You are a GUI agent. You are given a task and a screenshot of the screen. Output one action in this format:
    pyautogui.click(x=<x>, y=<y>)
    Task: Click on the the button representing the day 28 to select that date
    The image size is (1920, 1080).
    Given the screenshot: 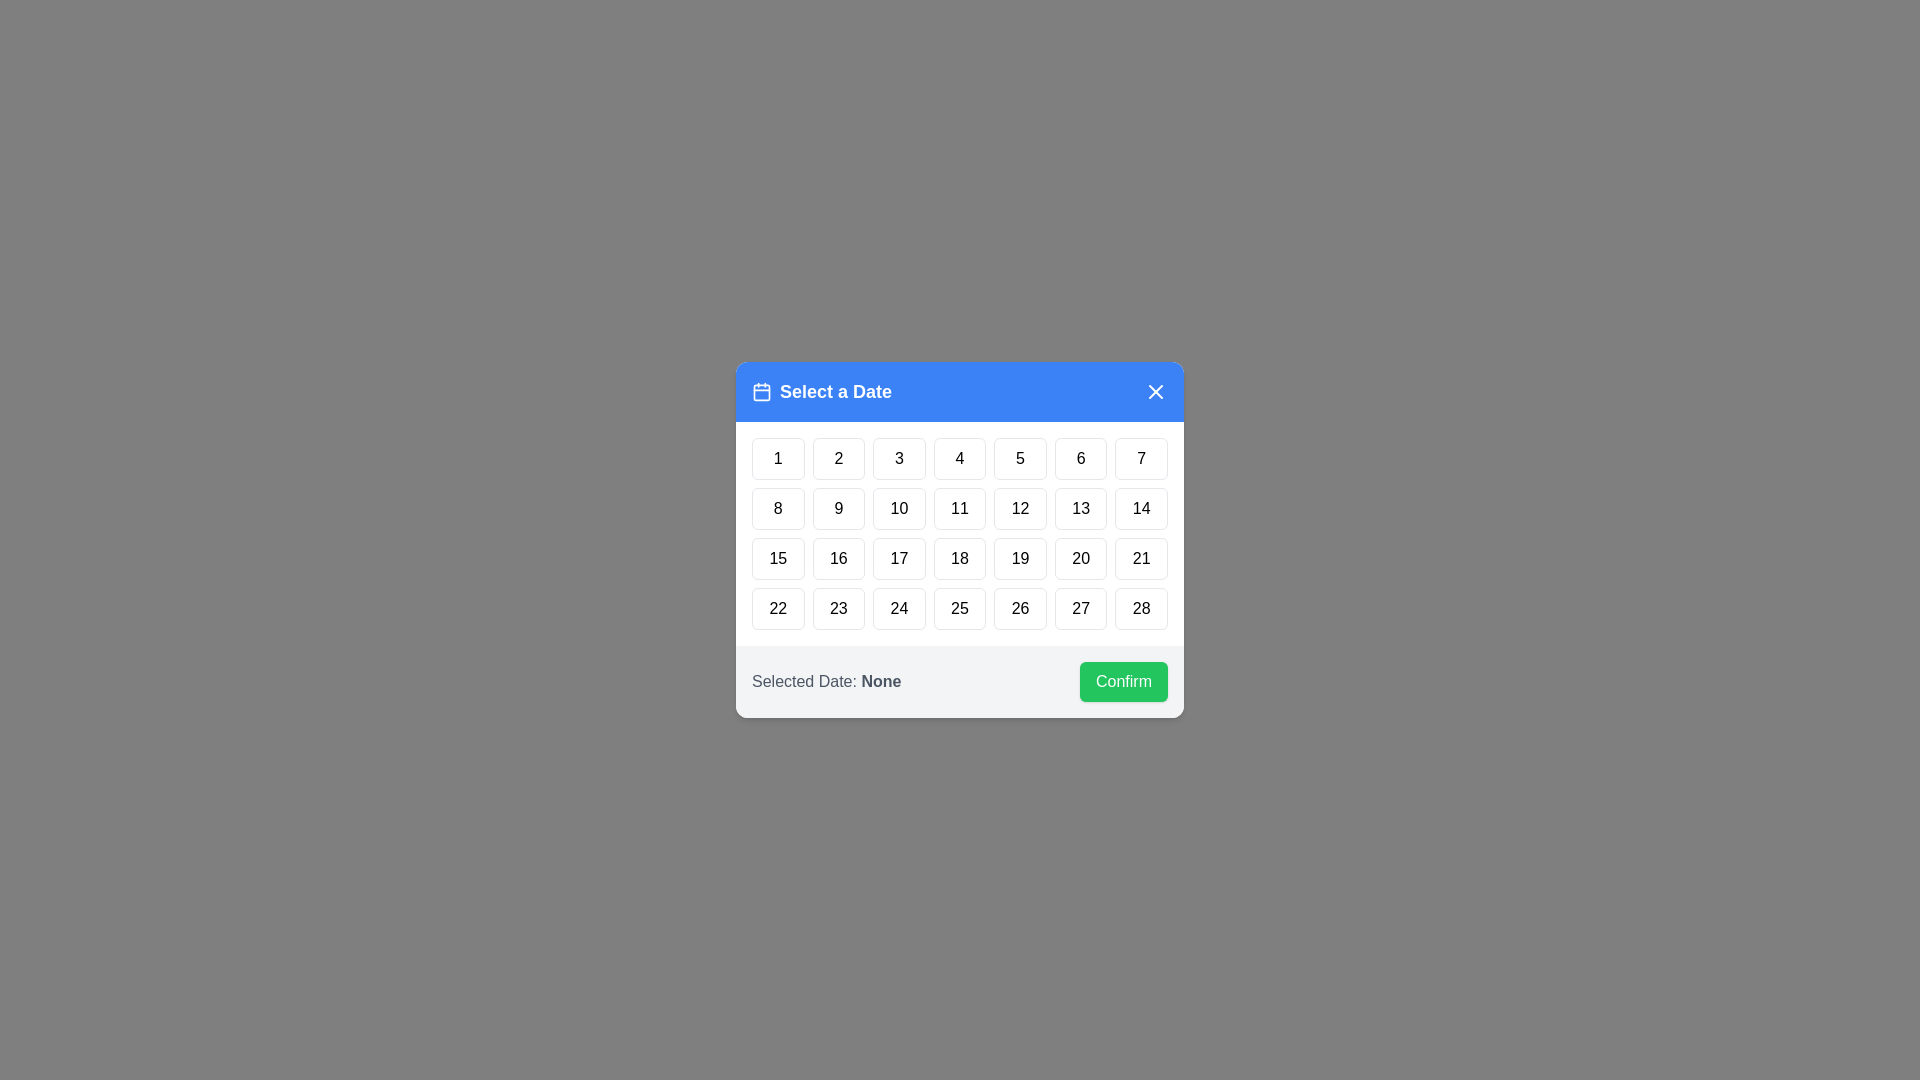 What is the action you would take?
    pyautogui.click(x=1142, y=608)
    